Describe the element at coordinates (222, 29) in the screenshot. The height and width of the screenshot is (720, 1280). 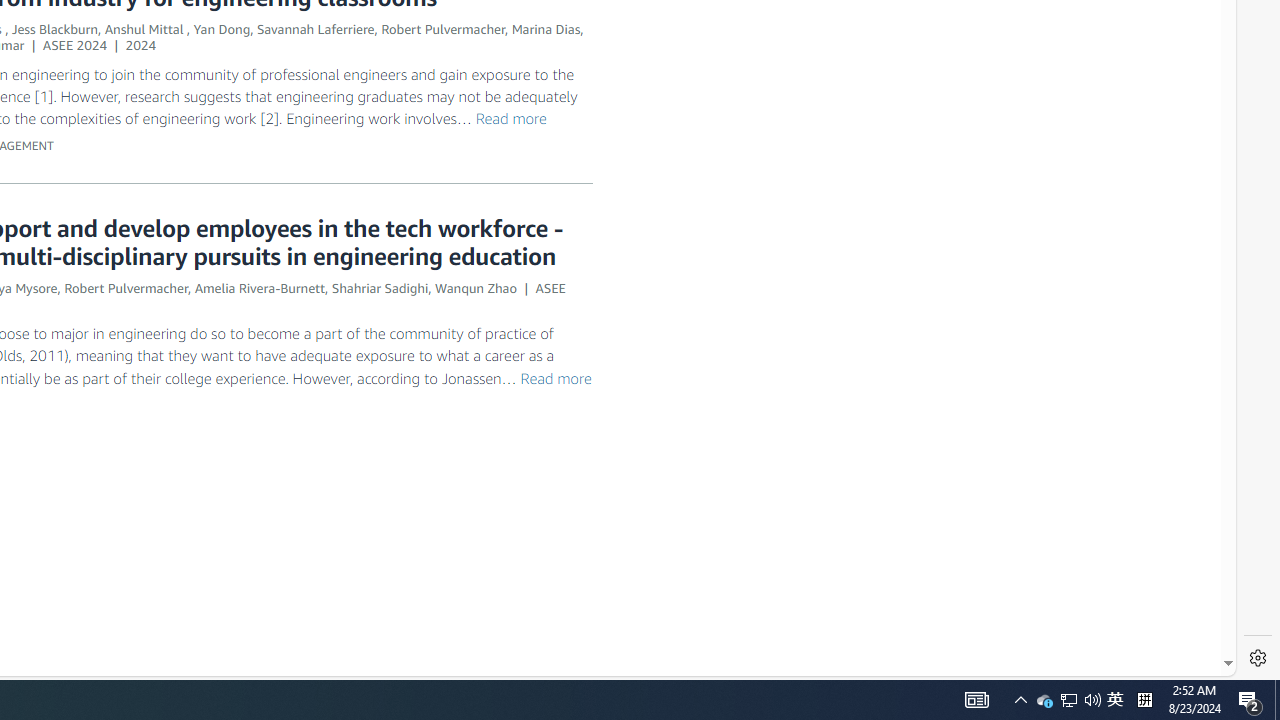
I see `'Yan Dong'` at that location.